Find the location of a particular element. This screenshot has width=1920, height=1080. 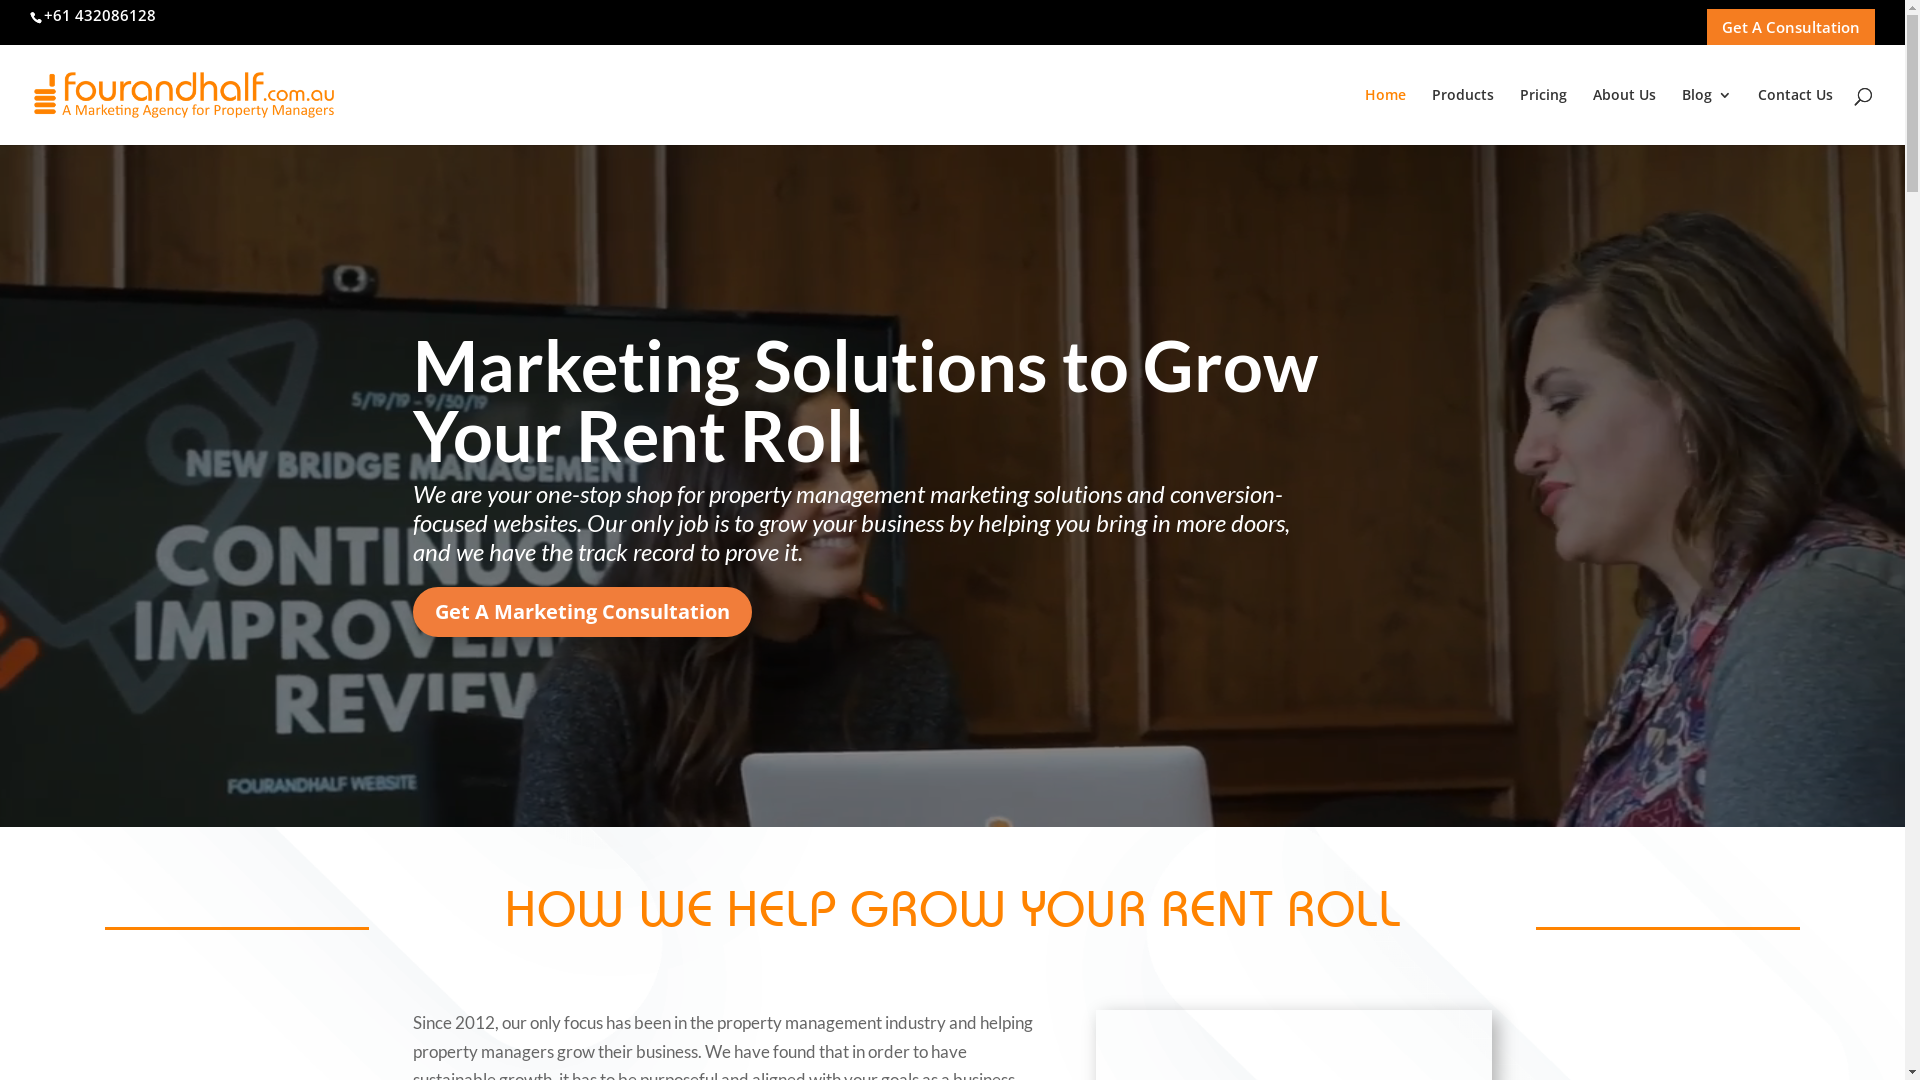

'Contact Us' is located at coordinates (1795, 116).